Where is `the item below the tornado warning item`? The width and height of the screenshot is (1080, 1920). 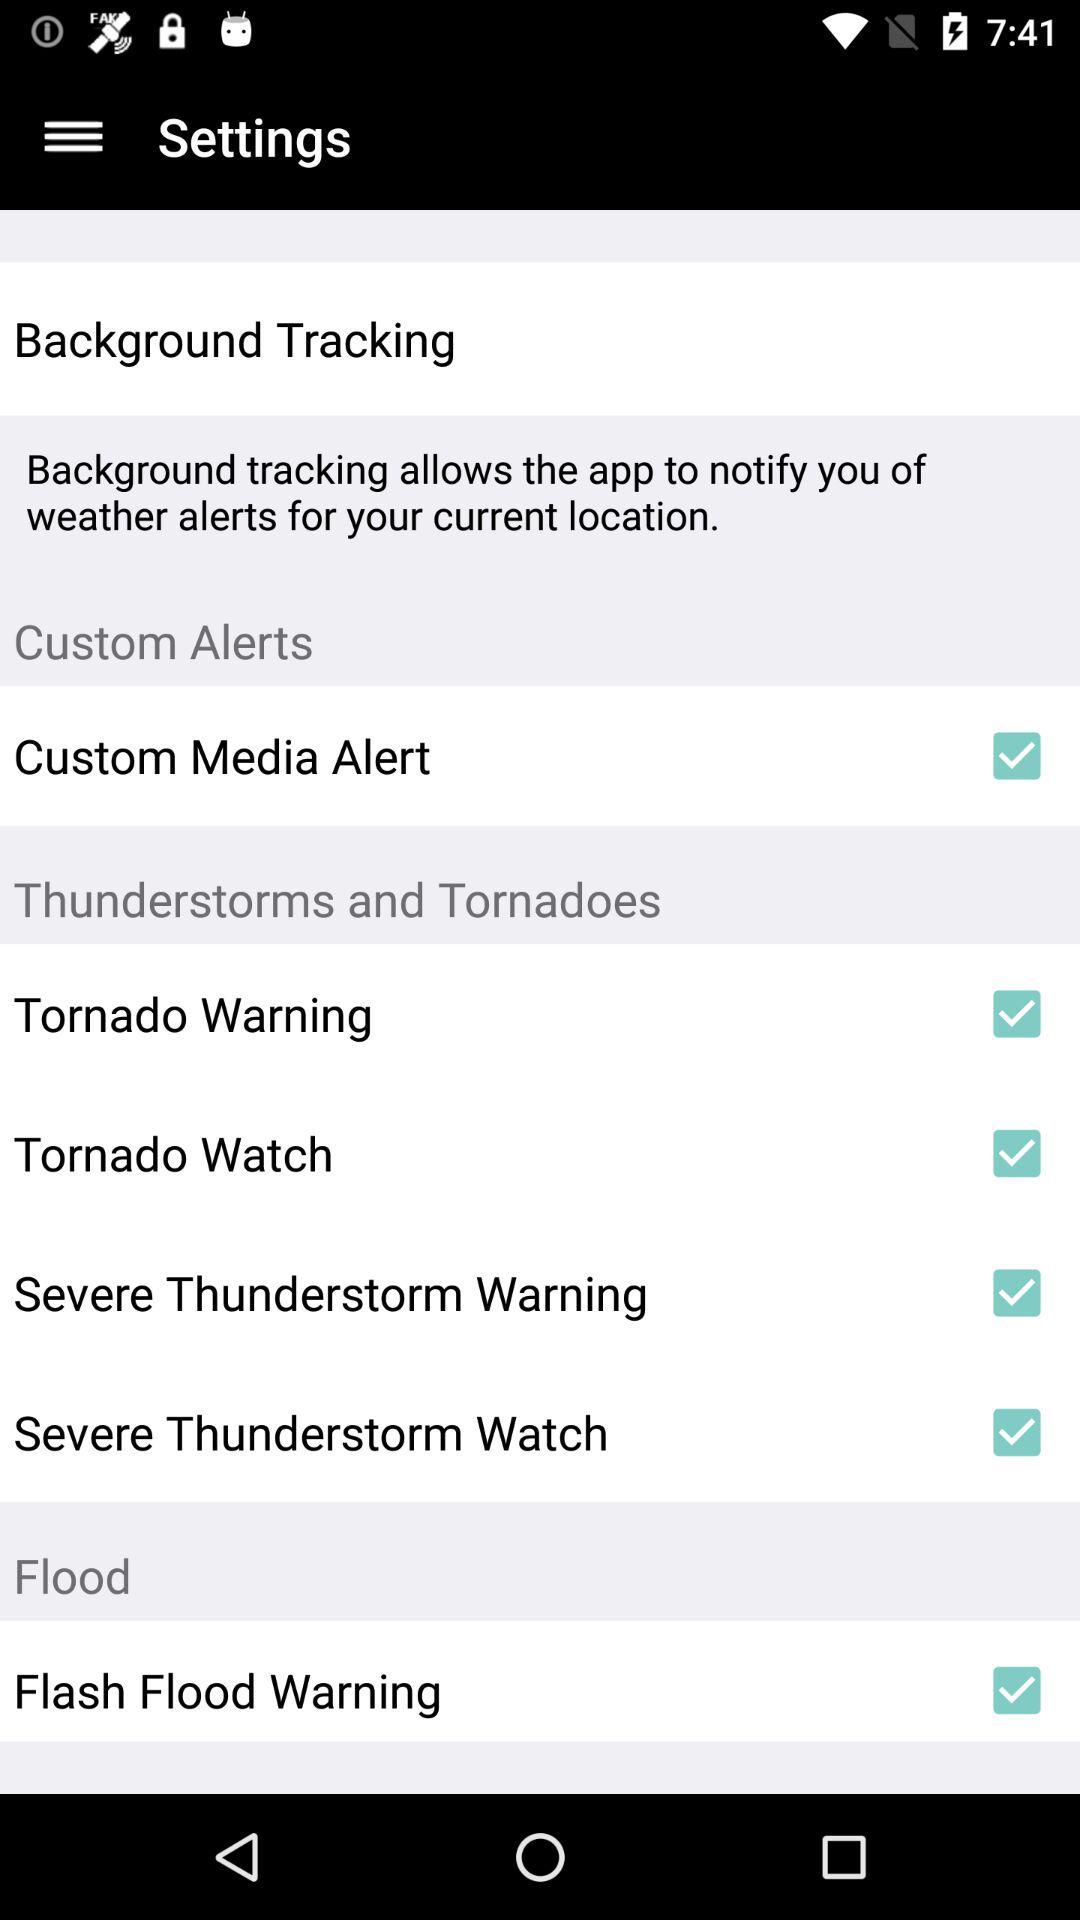 the item below the tornado warning item is located at coordinates (483, 1153).